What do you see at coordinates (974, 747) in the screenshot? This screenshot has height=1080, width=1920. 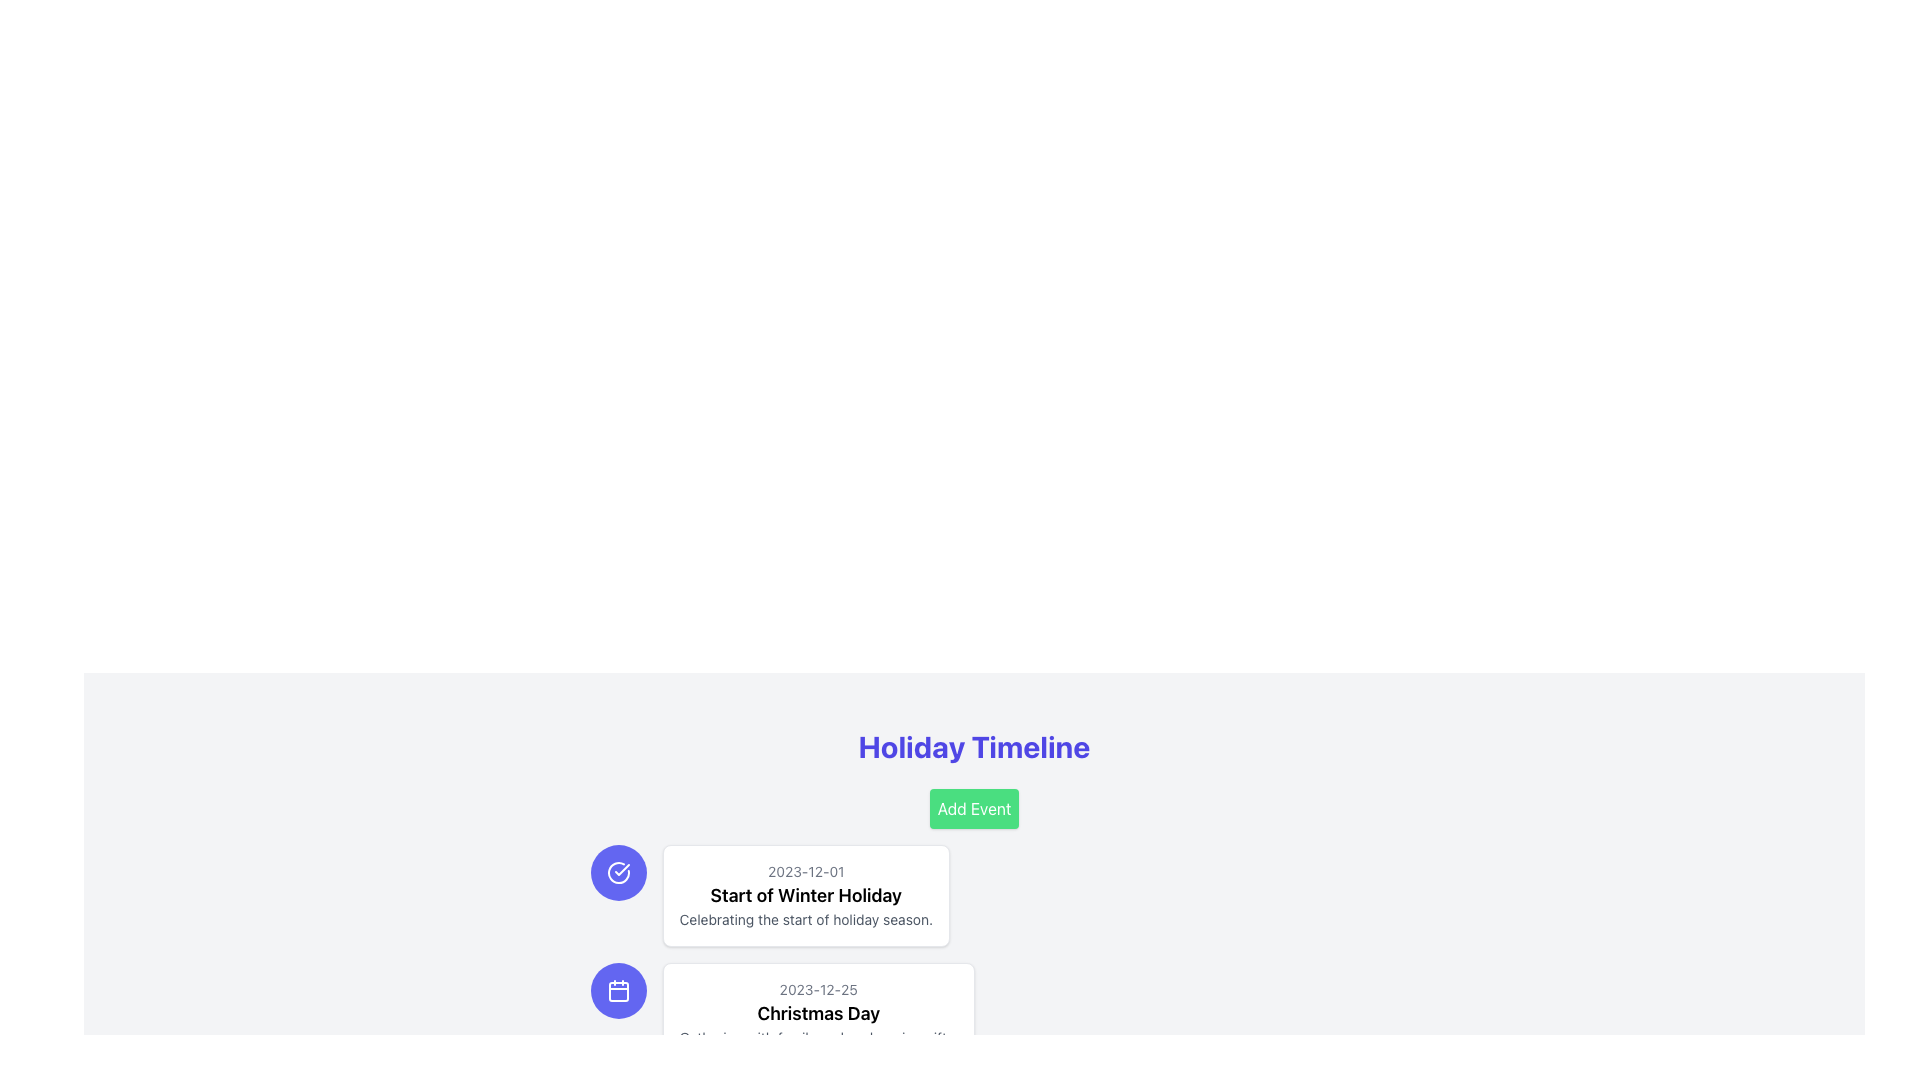 I see `the prominently styled heading with the text 'Holiday Timeline' by moving the cursor to its center position` at bounding box center [974, 747].